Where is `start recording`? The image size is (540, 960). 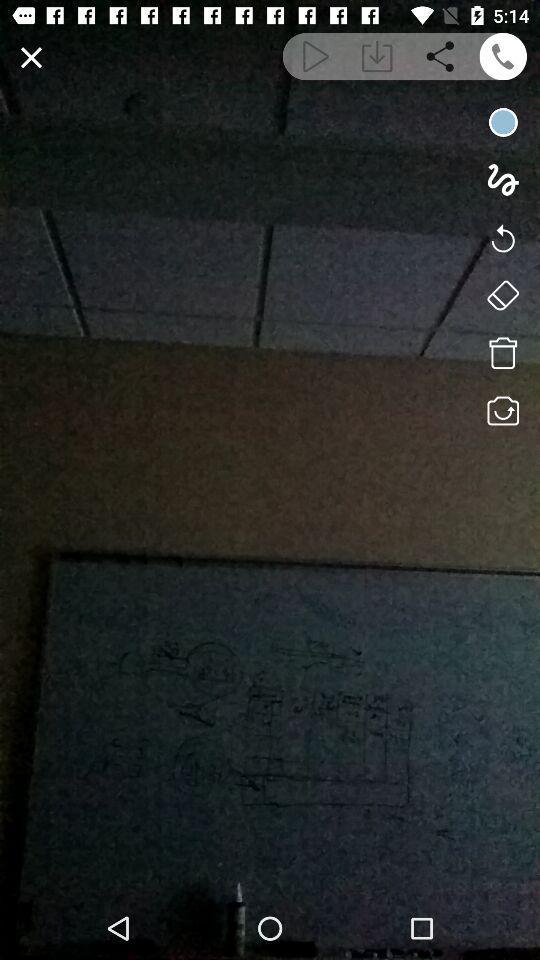
start recording is located at coordinates (502, 121).